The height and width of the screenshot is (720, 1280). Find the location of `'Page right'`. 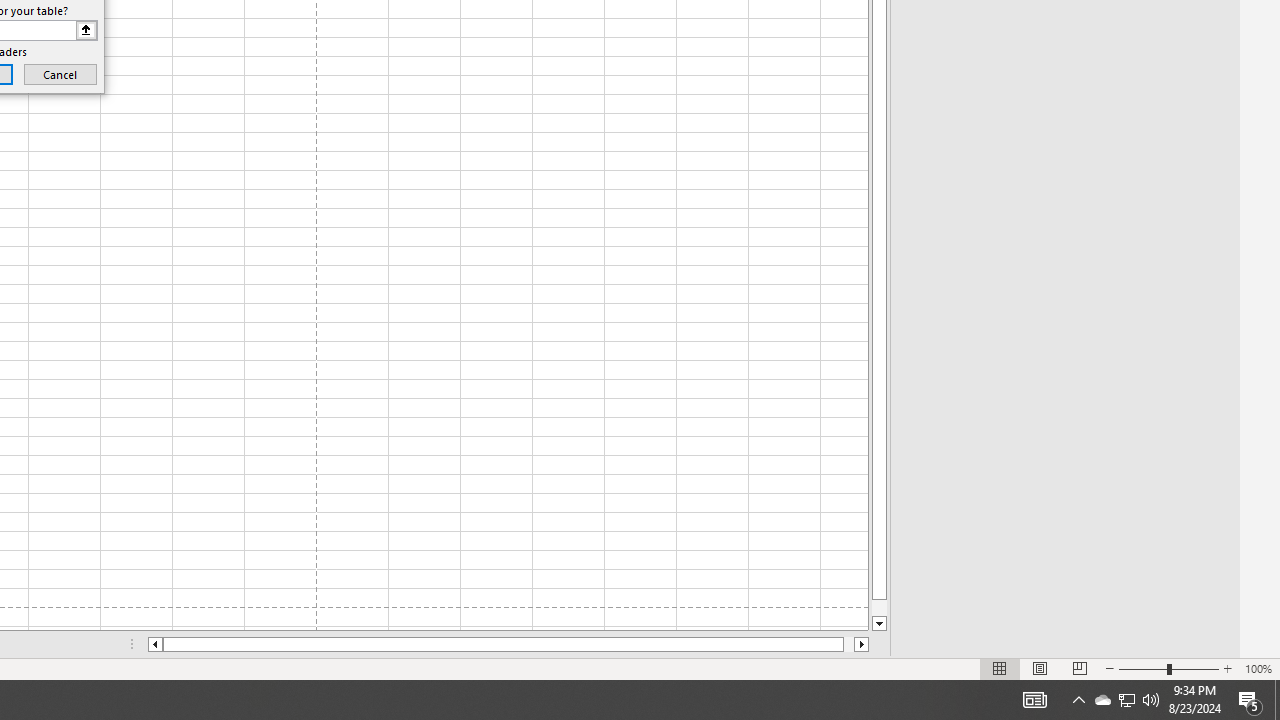

'Page right' is located at coordinates (848, 644).